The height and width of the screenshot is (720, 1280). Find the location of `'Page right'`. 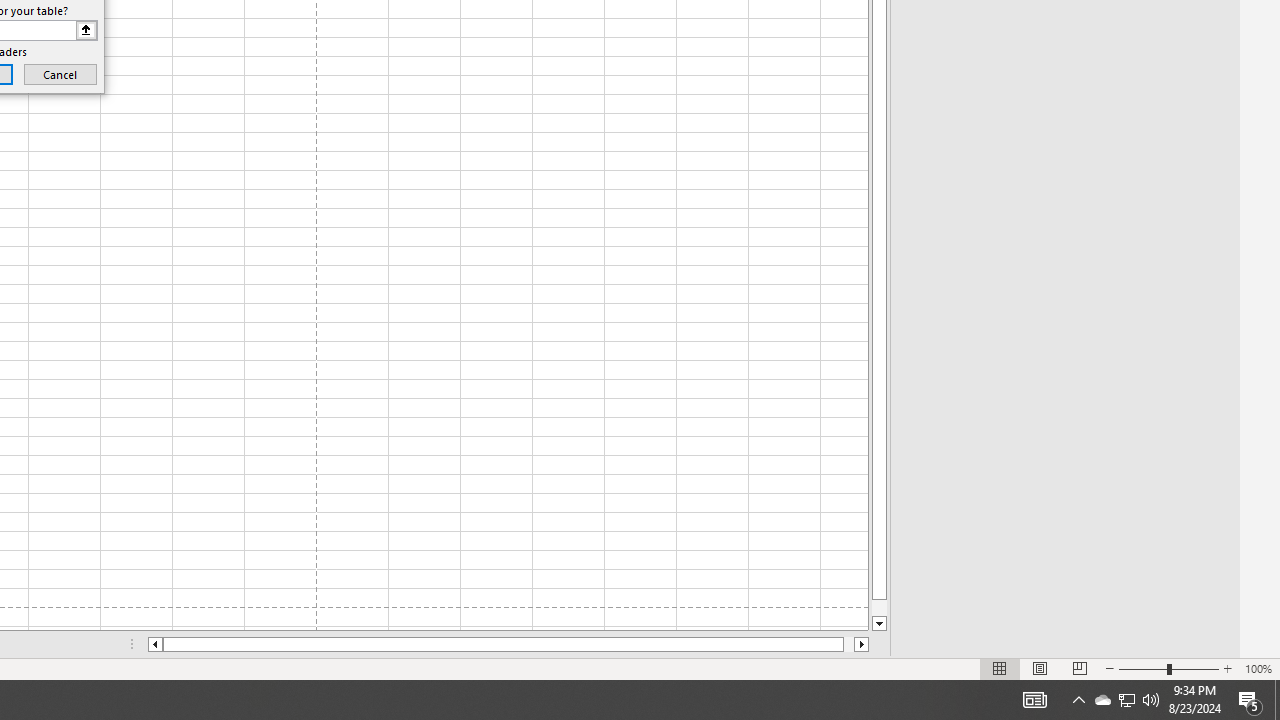

'Page right' is located at coordinates (848, 644).